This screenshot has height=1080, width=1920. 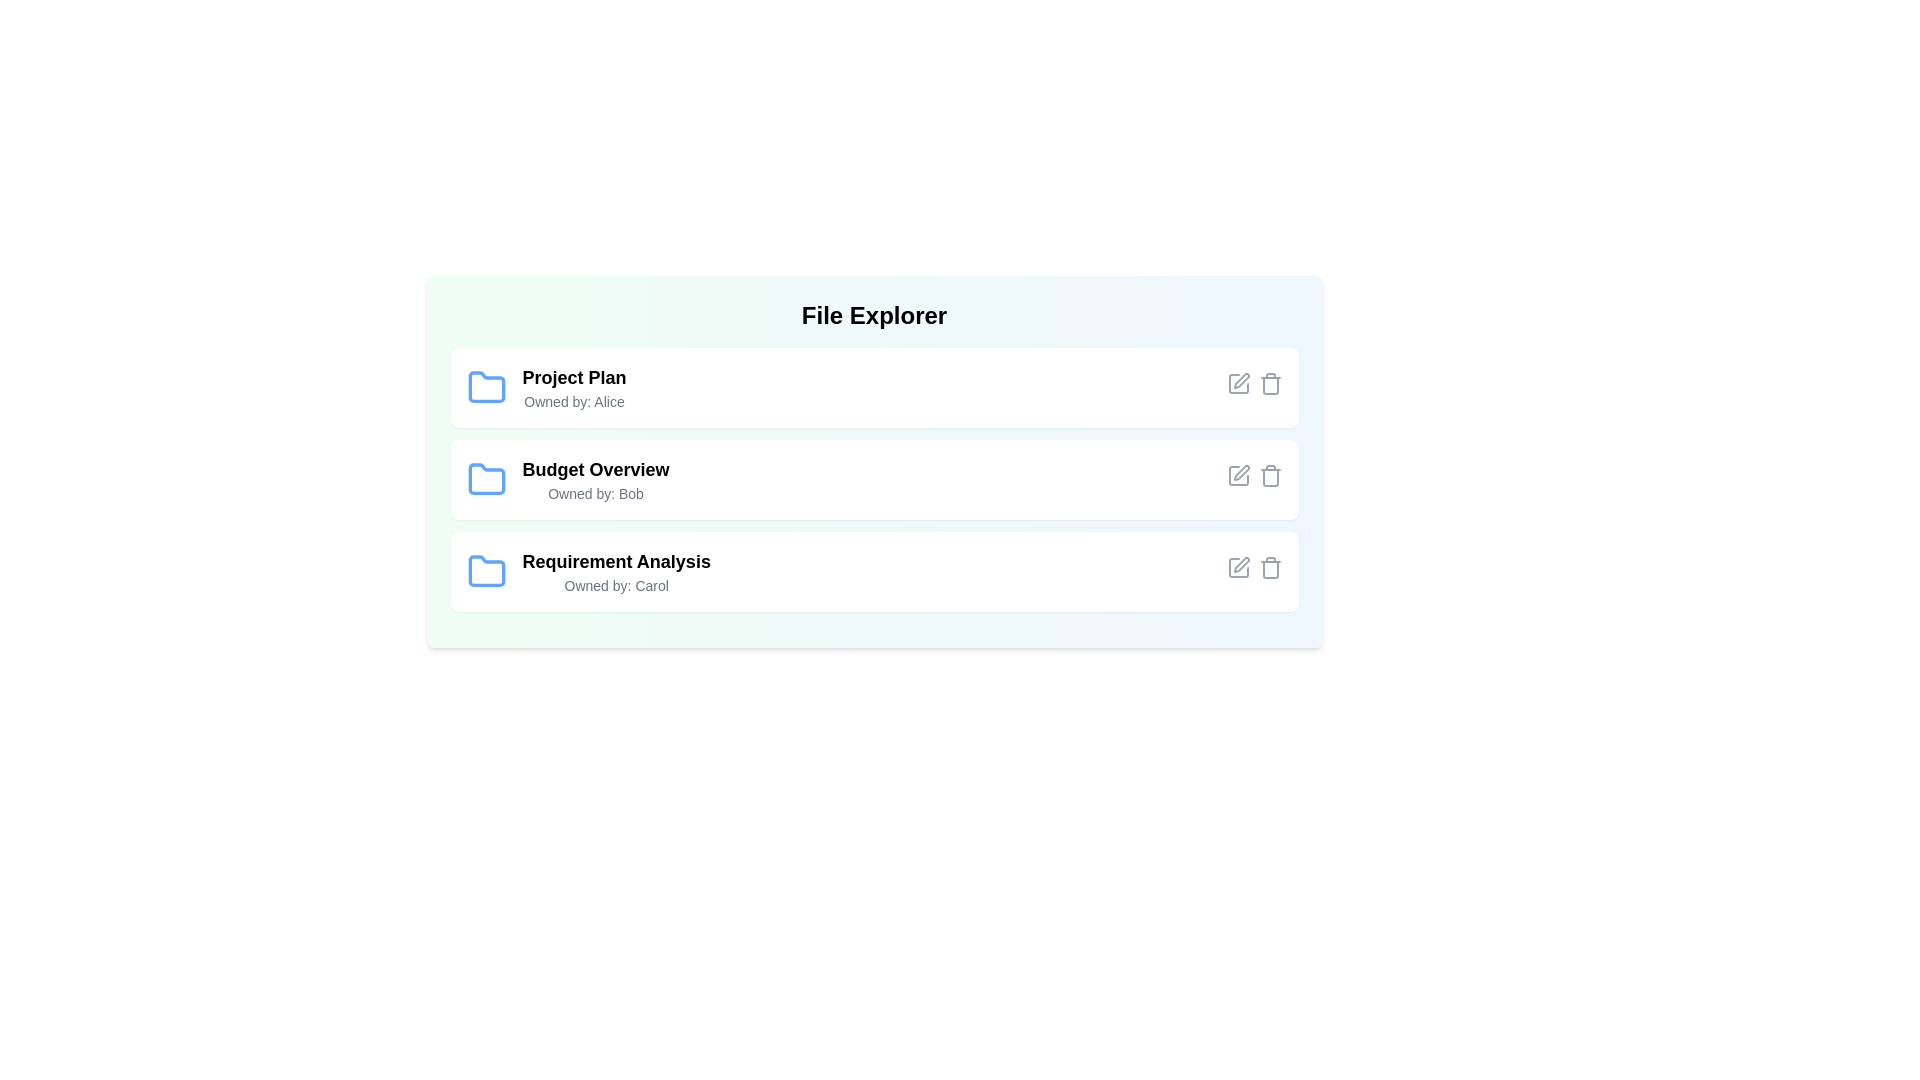 I want to click on delete button for the file named Project Plan, so click(x=1269, y=384).